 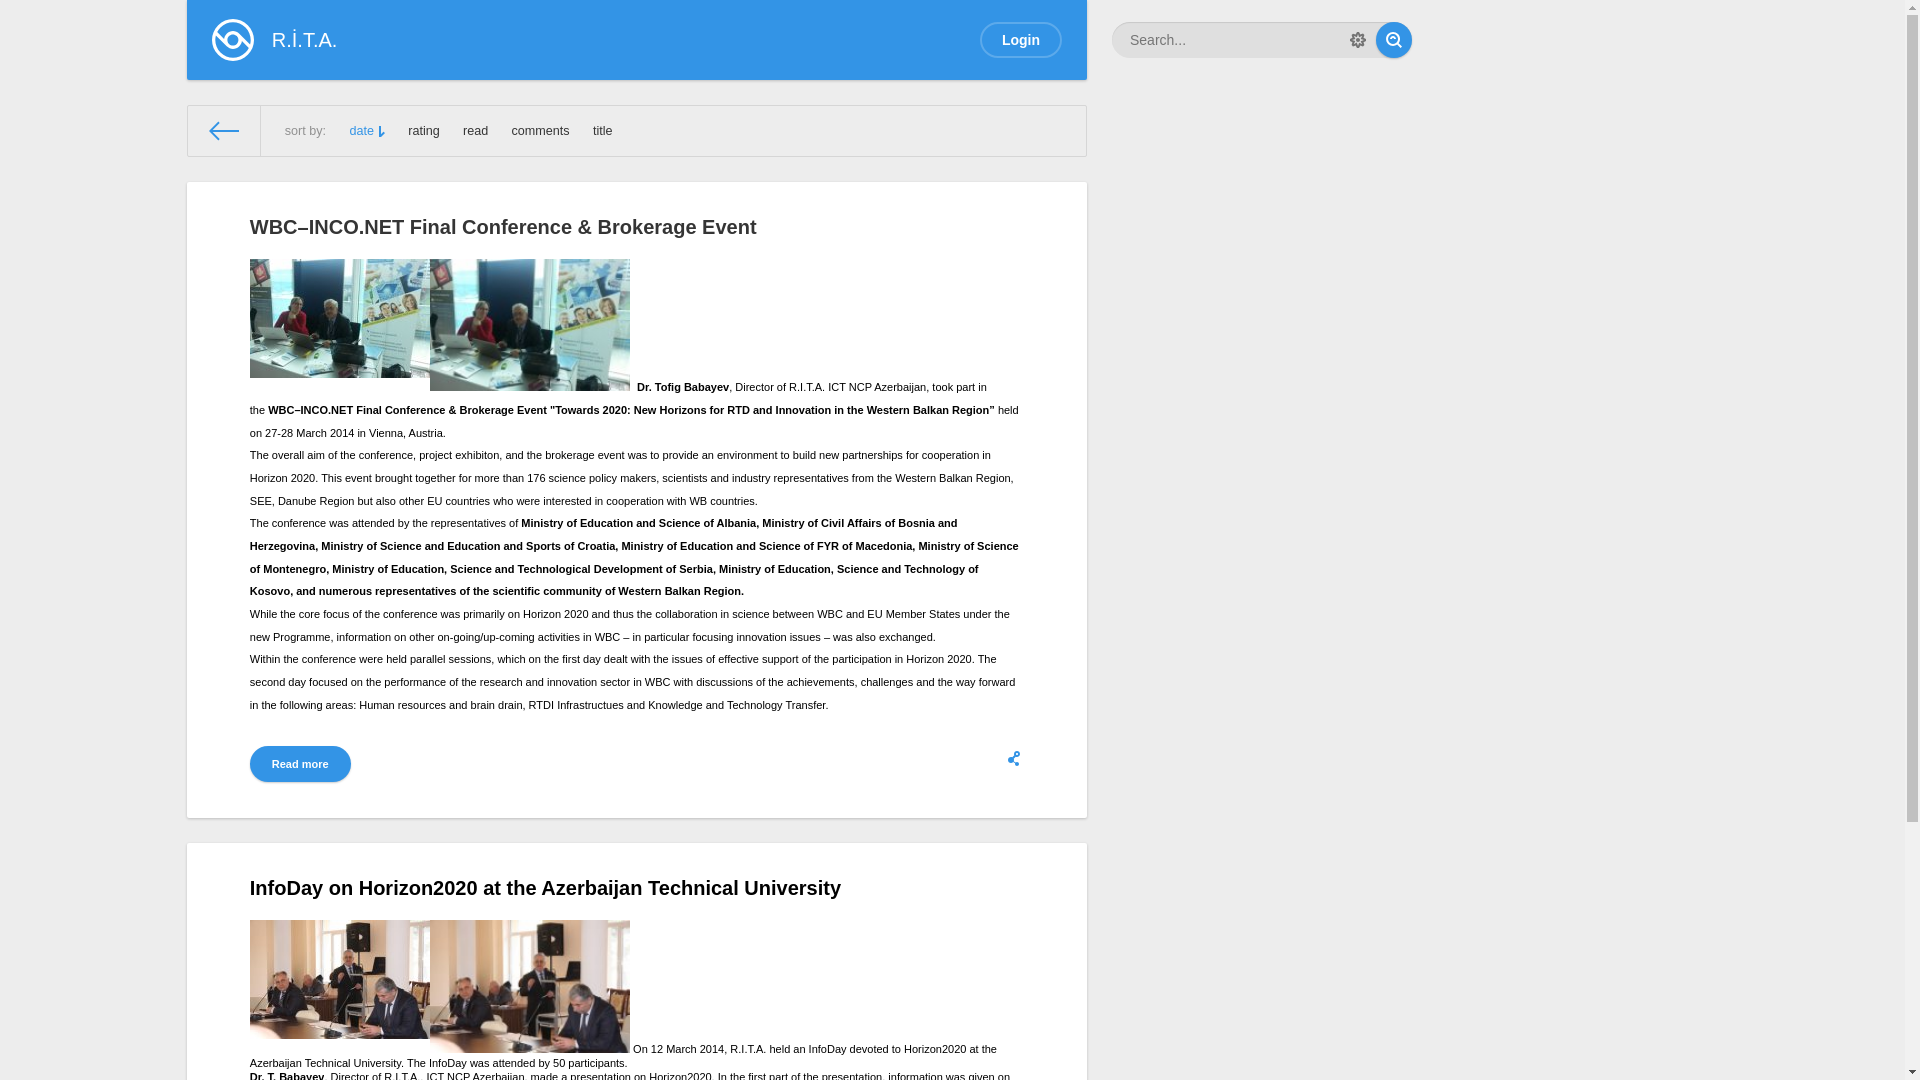 I want to click on 'Read more', so click(x=299, y=763).